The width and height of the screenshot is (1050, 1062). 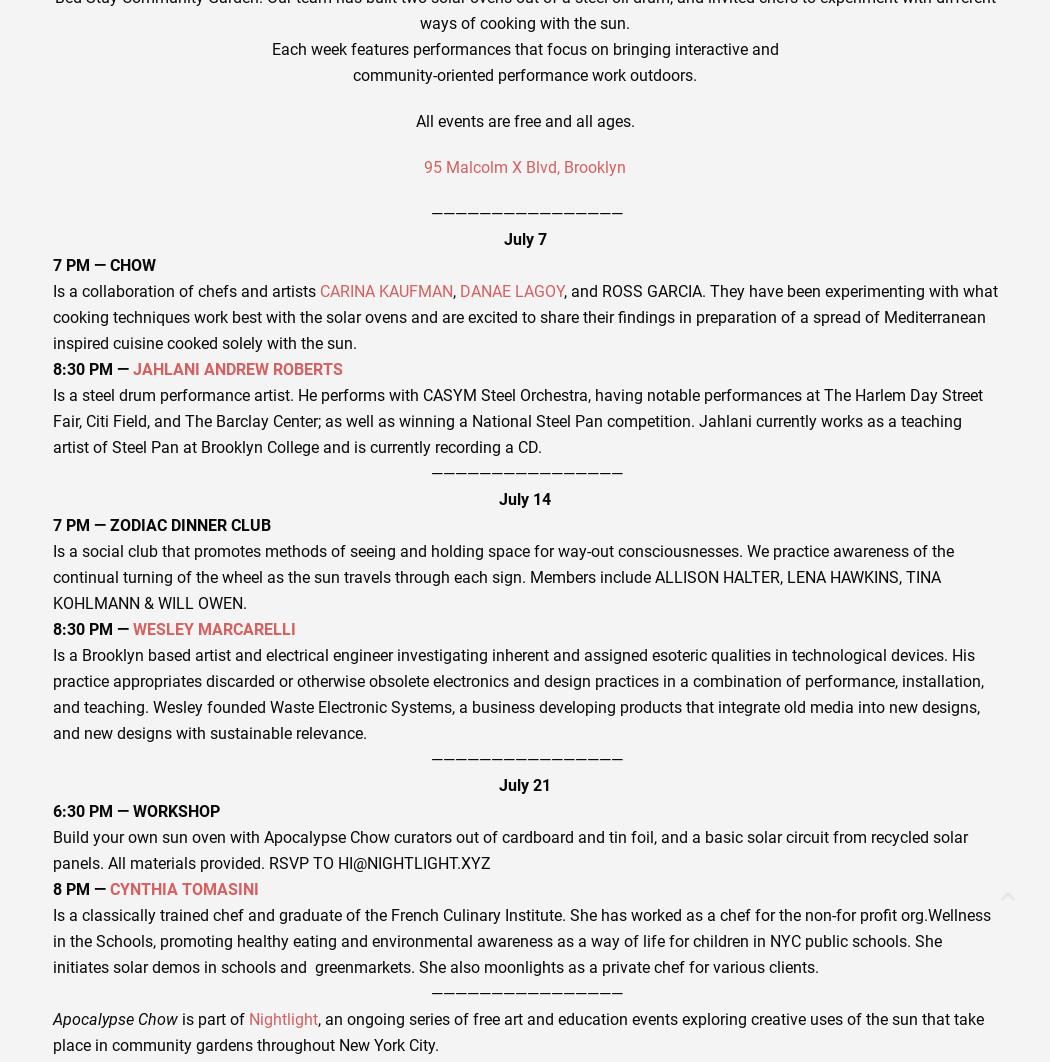 What do you see at coordinates (352, 74) in the screenshot?
I see `'community-oriented performance work outdoors.'` at bounding box center [352, 74].